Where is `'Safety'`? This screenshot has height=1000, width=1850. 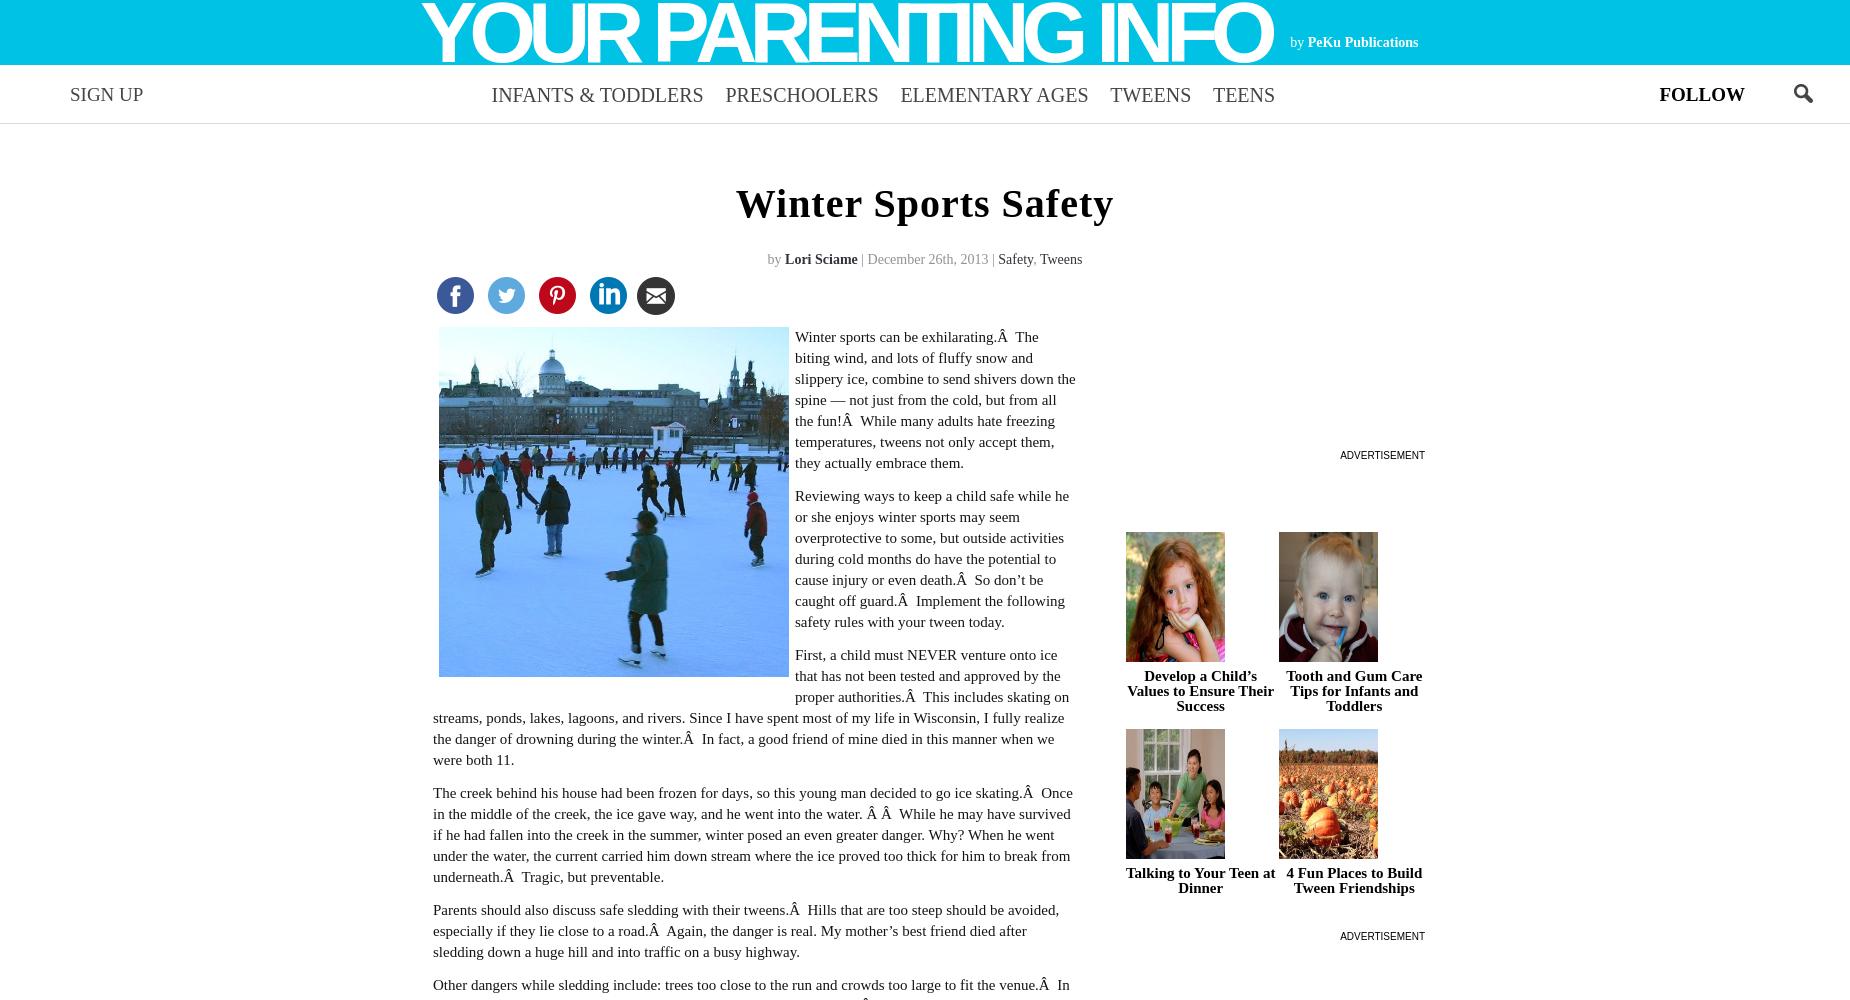
'Safety' is located at coordinates (1014, 258).